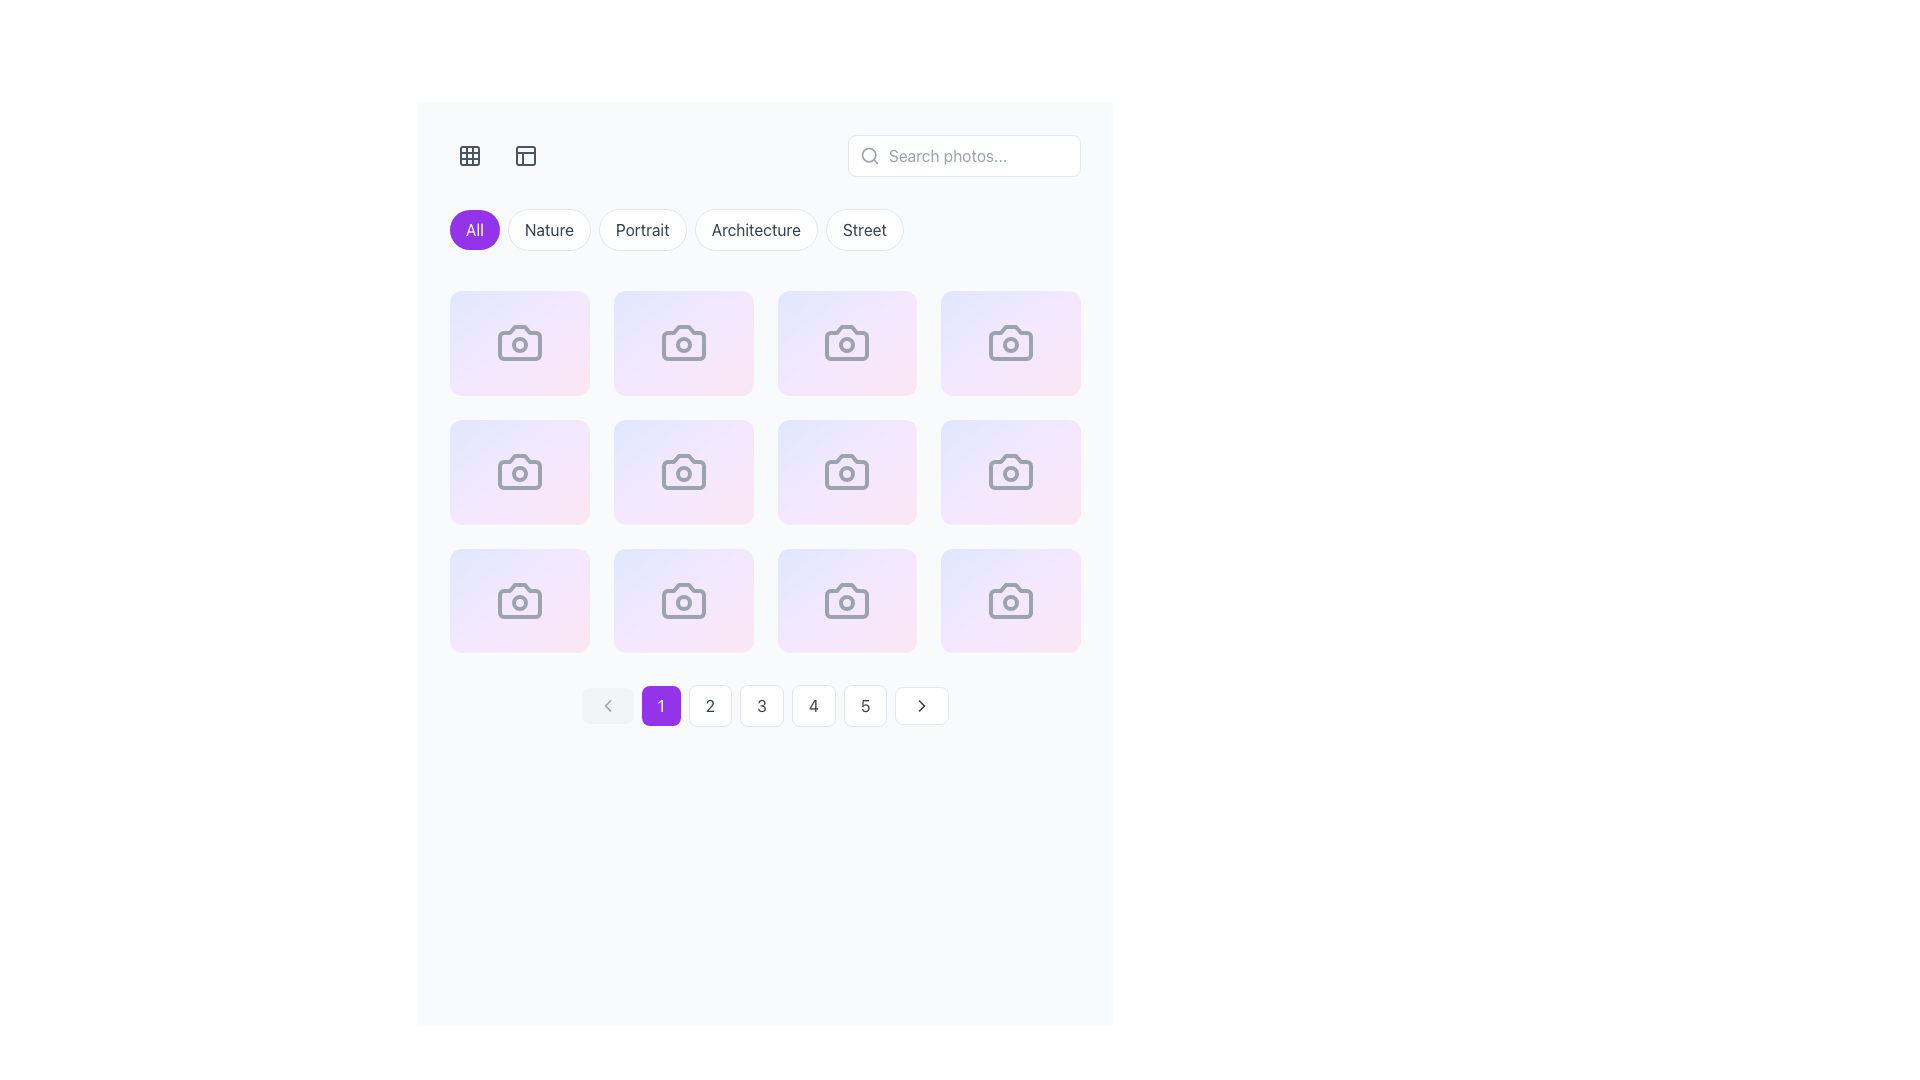  What do you see at coordinates (469, 154) in the screenshot?
I see `the top-left square icon with rounded corners, styled with a dark stroke and no fill, within the SVG grid structure` at bounding box center [469, 154].